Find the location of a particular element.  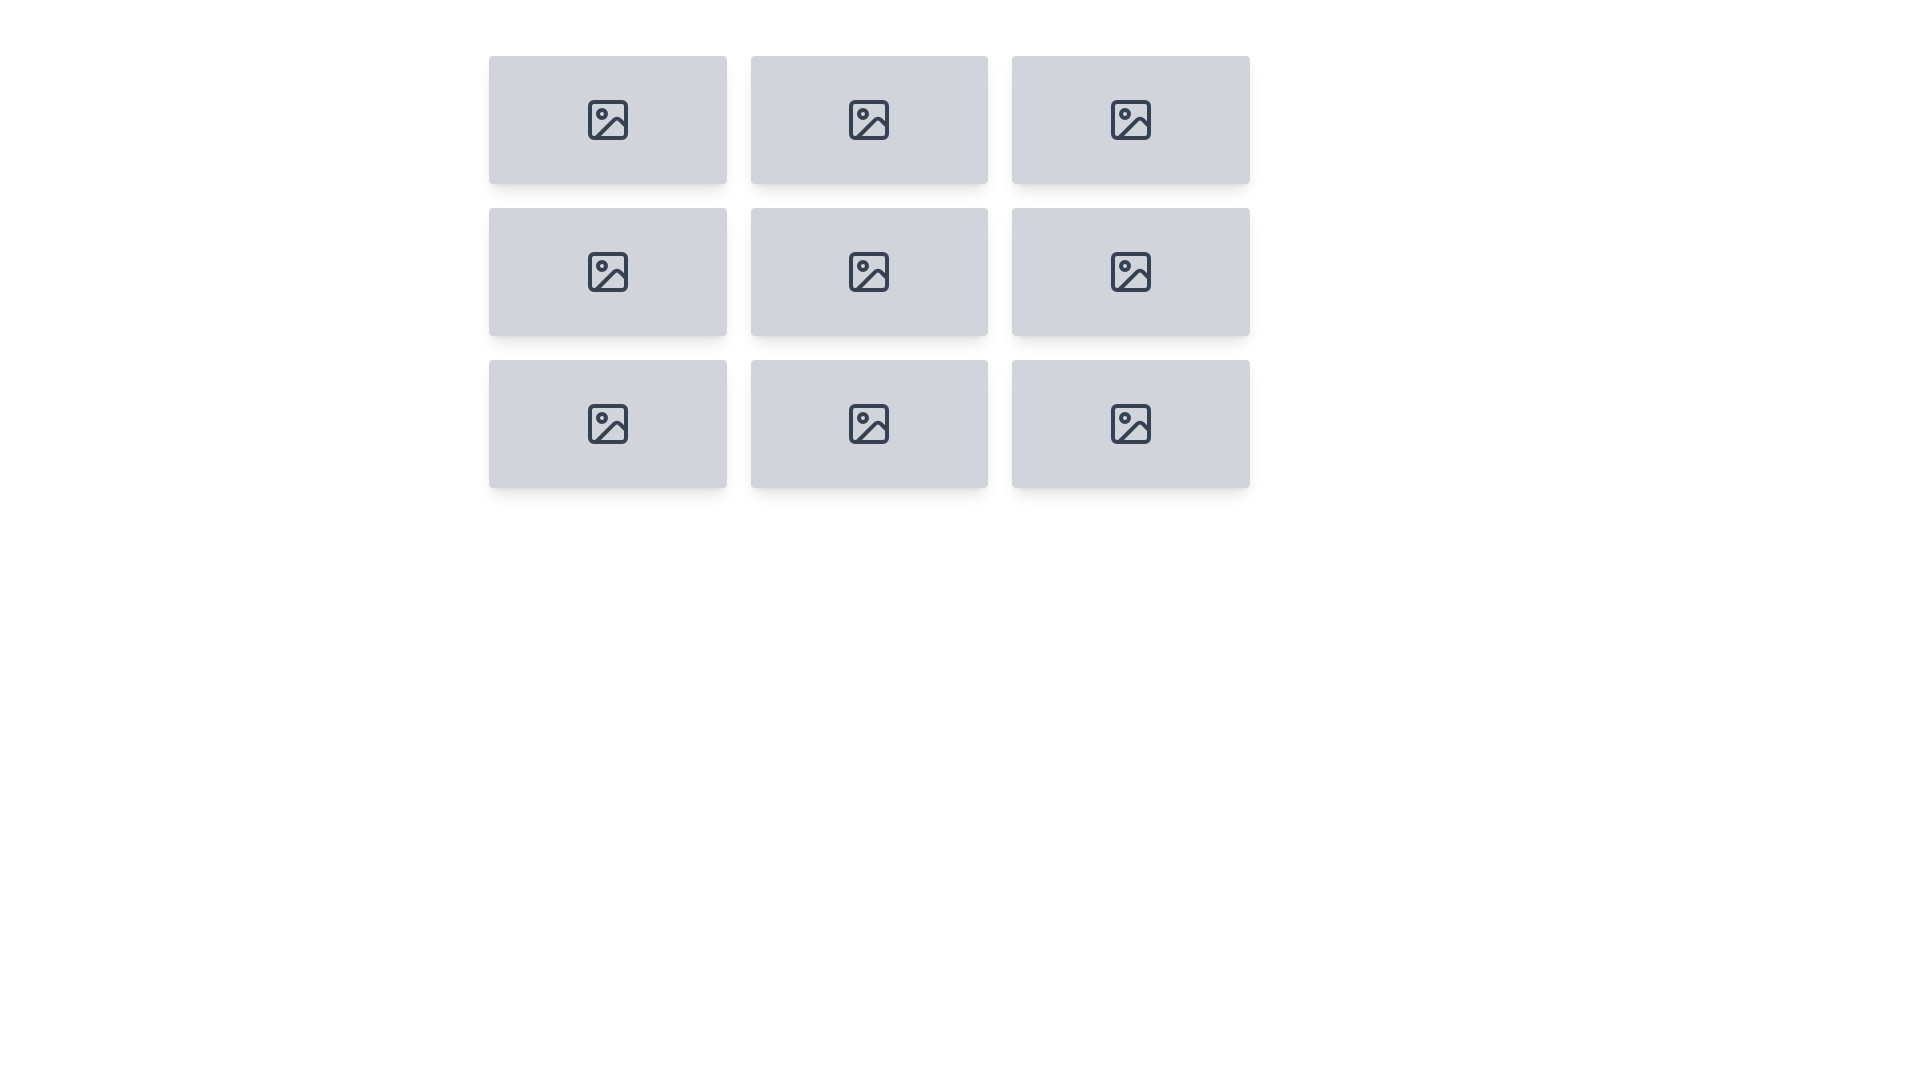

the icon resembling a generic image outline, which has a dark gray square border with rounded corners and a circular shape in the top-left, located at the center of the top-left cell in a 3x3 grid layout is located at coordinates (606, 119).